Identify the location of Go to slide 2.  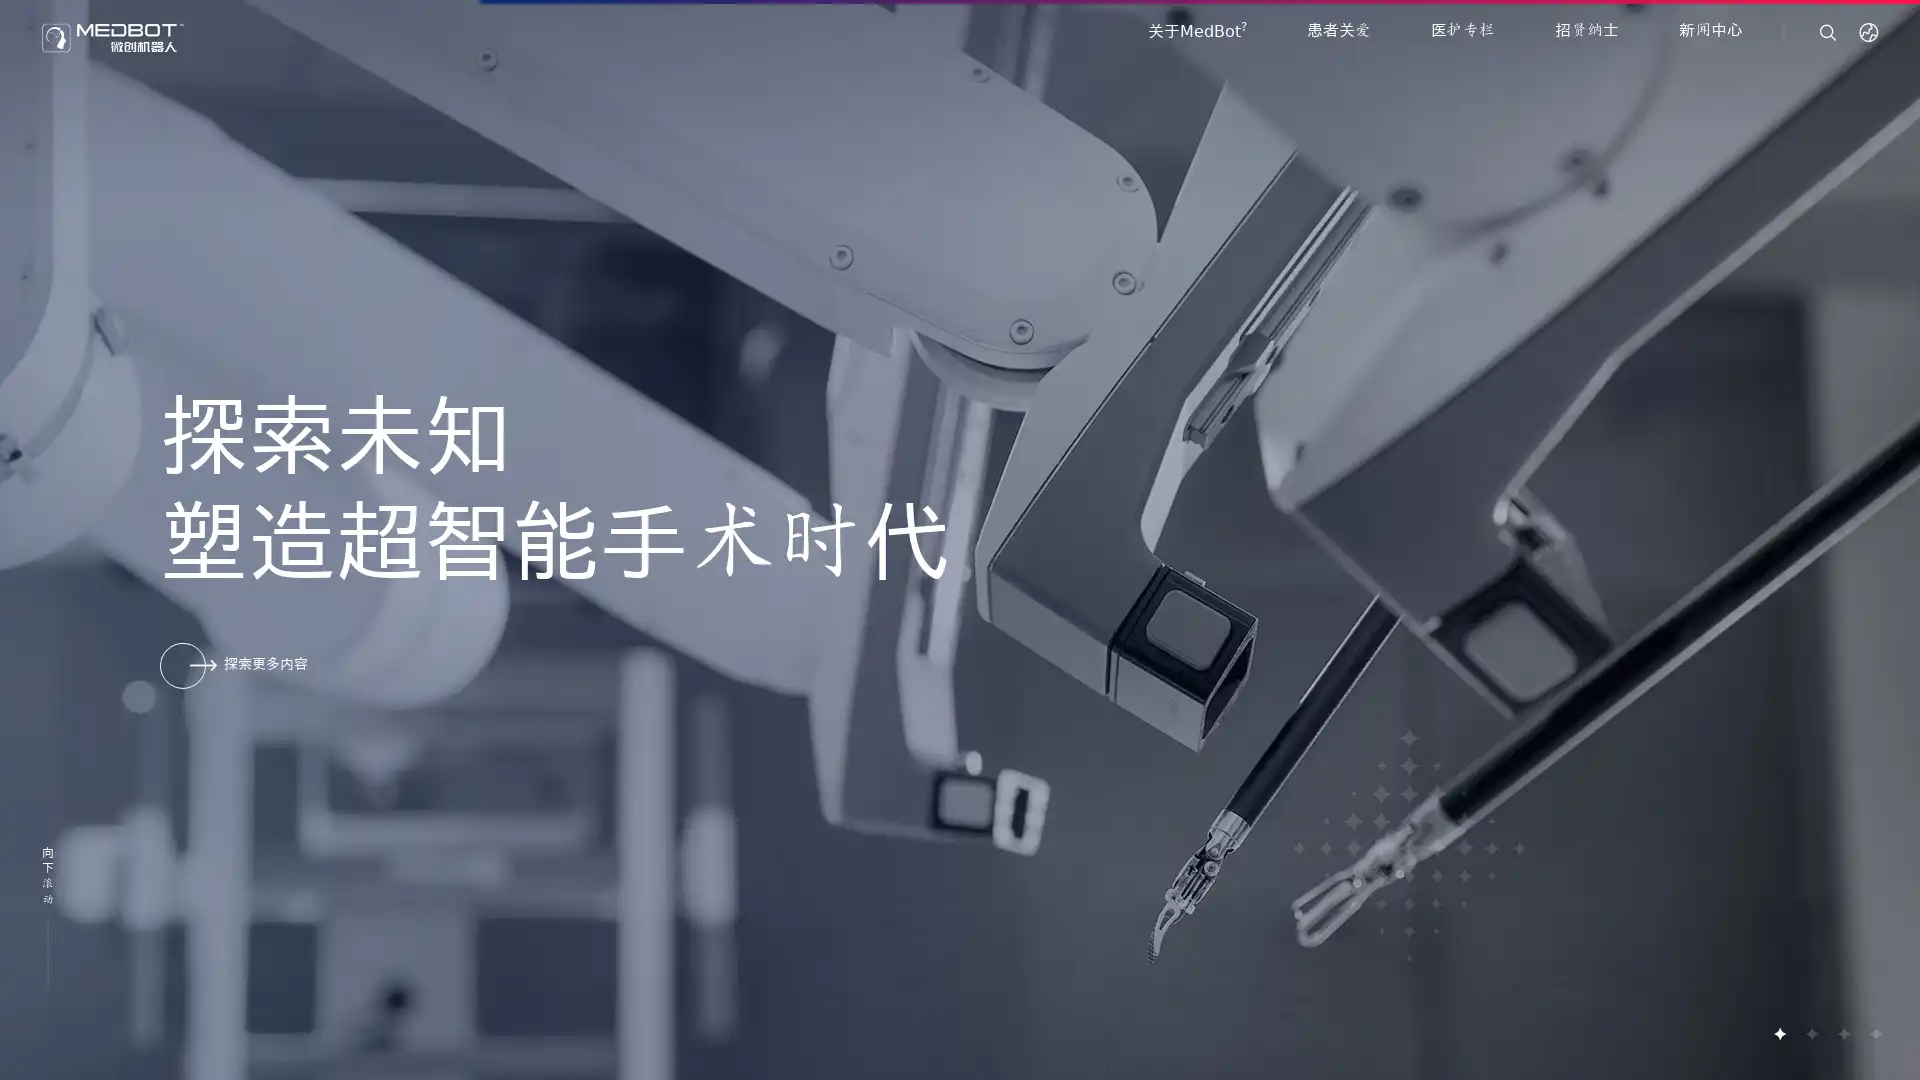
(1810, 1033).